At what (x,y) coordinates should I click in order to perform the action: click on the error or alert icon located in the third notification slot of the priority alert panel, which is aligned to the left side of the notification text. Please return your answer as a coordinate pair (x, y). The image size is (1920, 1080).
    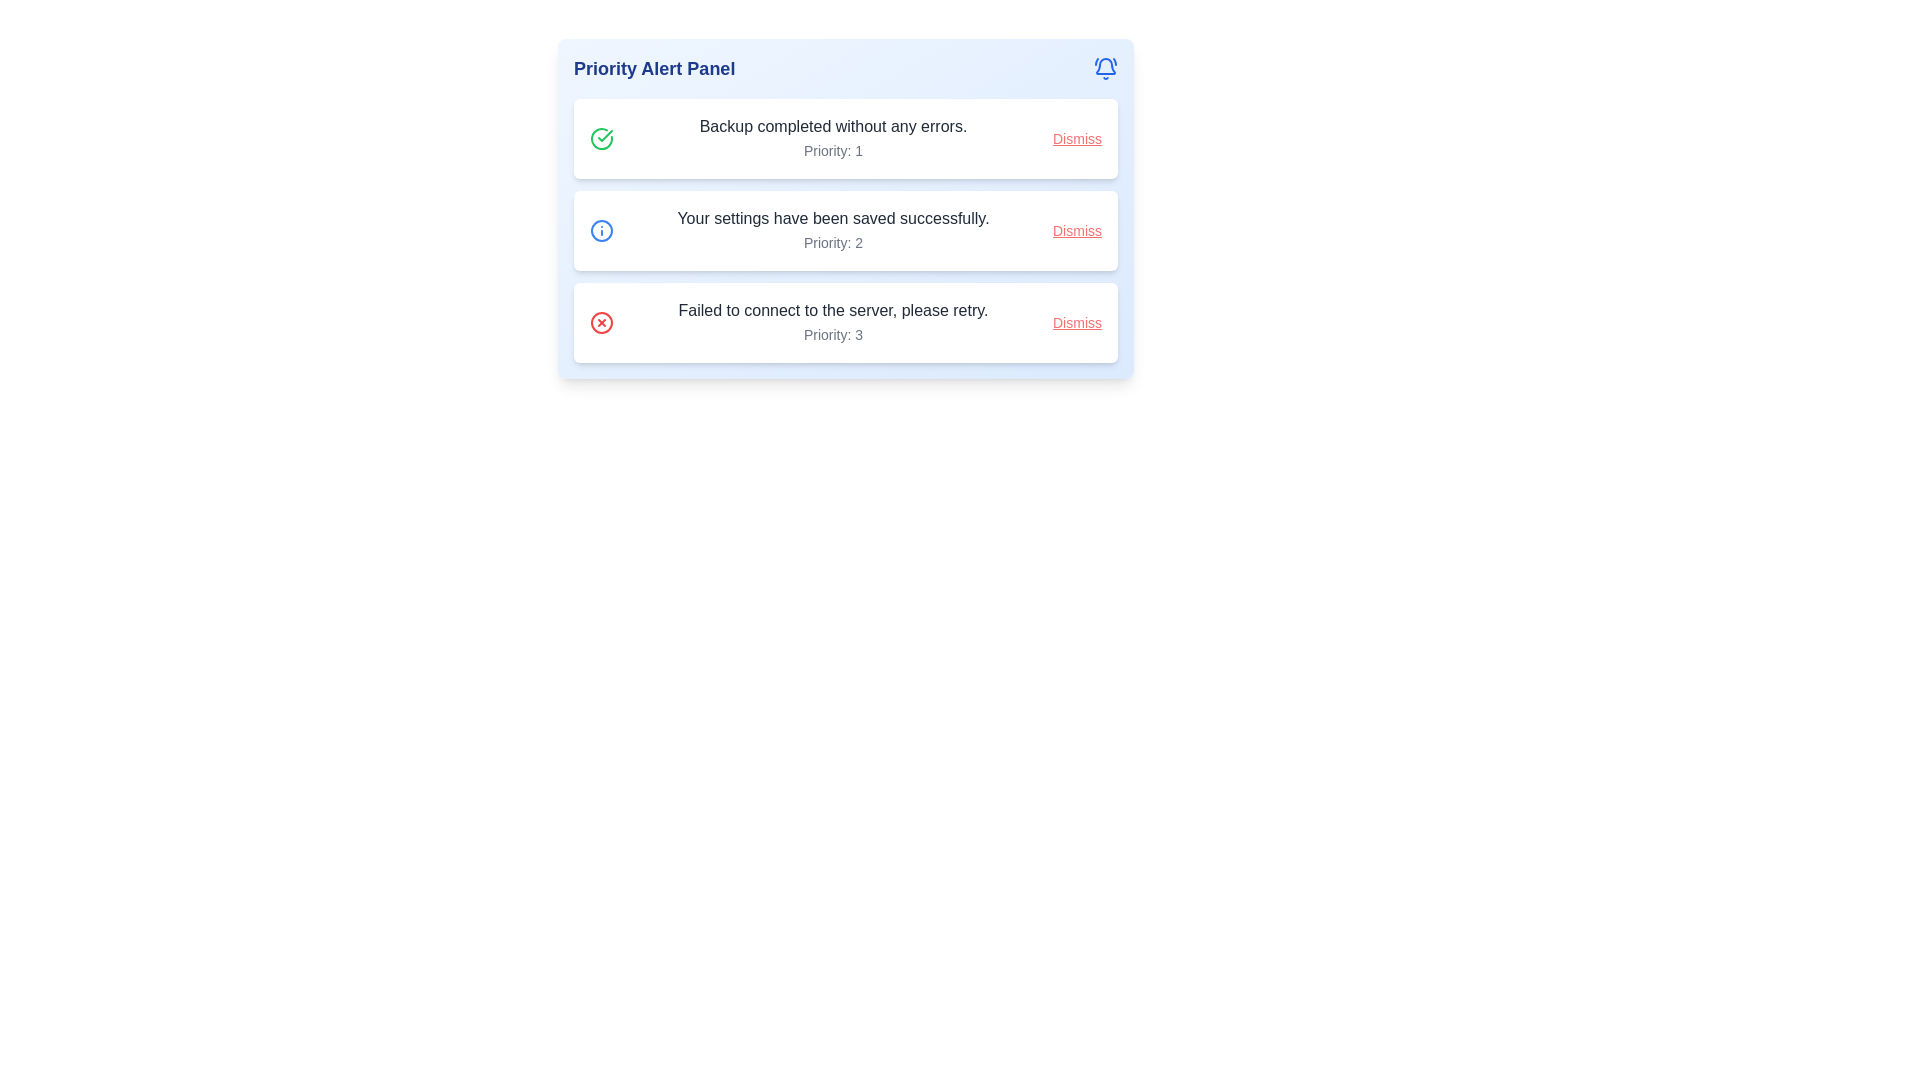
    Looking at the image, I should click on (600, 322).